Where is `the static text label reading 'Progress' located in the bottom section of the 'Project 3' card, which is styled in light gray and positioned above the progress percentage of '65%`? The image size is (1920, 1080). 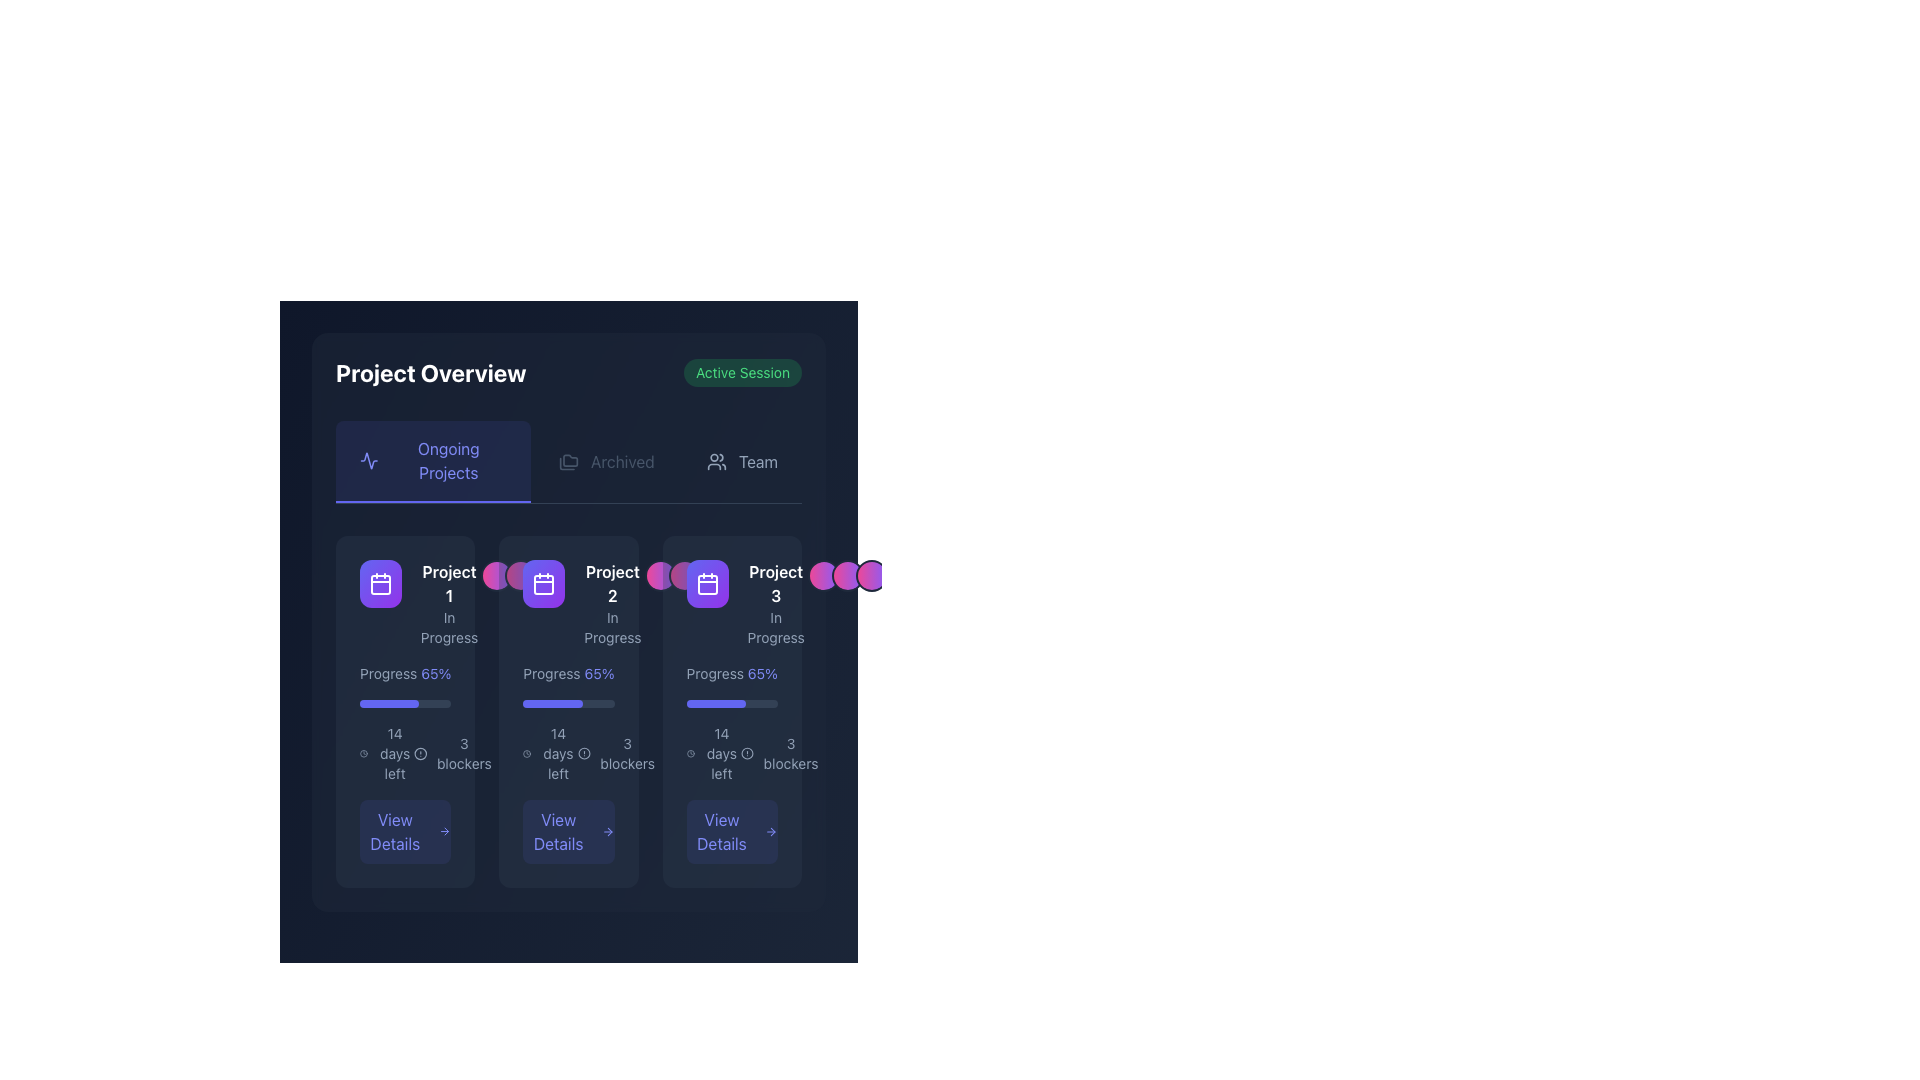 the static text label reading 'Progress' located in the bottom section of the 'Project 3' card, which is styled in light gray and positioned above the progress percentage of '65% is located at coordinates (715, 674).